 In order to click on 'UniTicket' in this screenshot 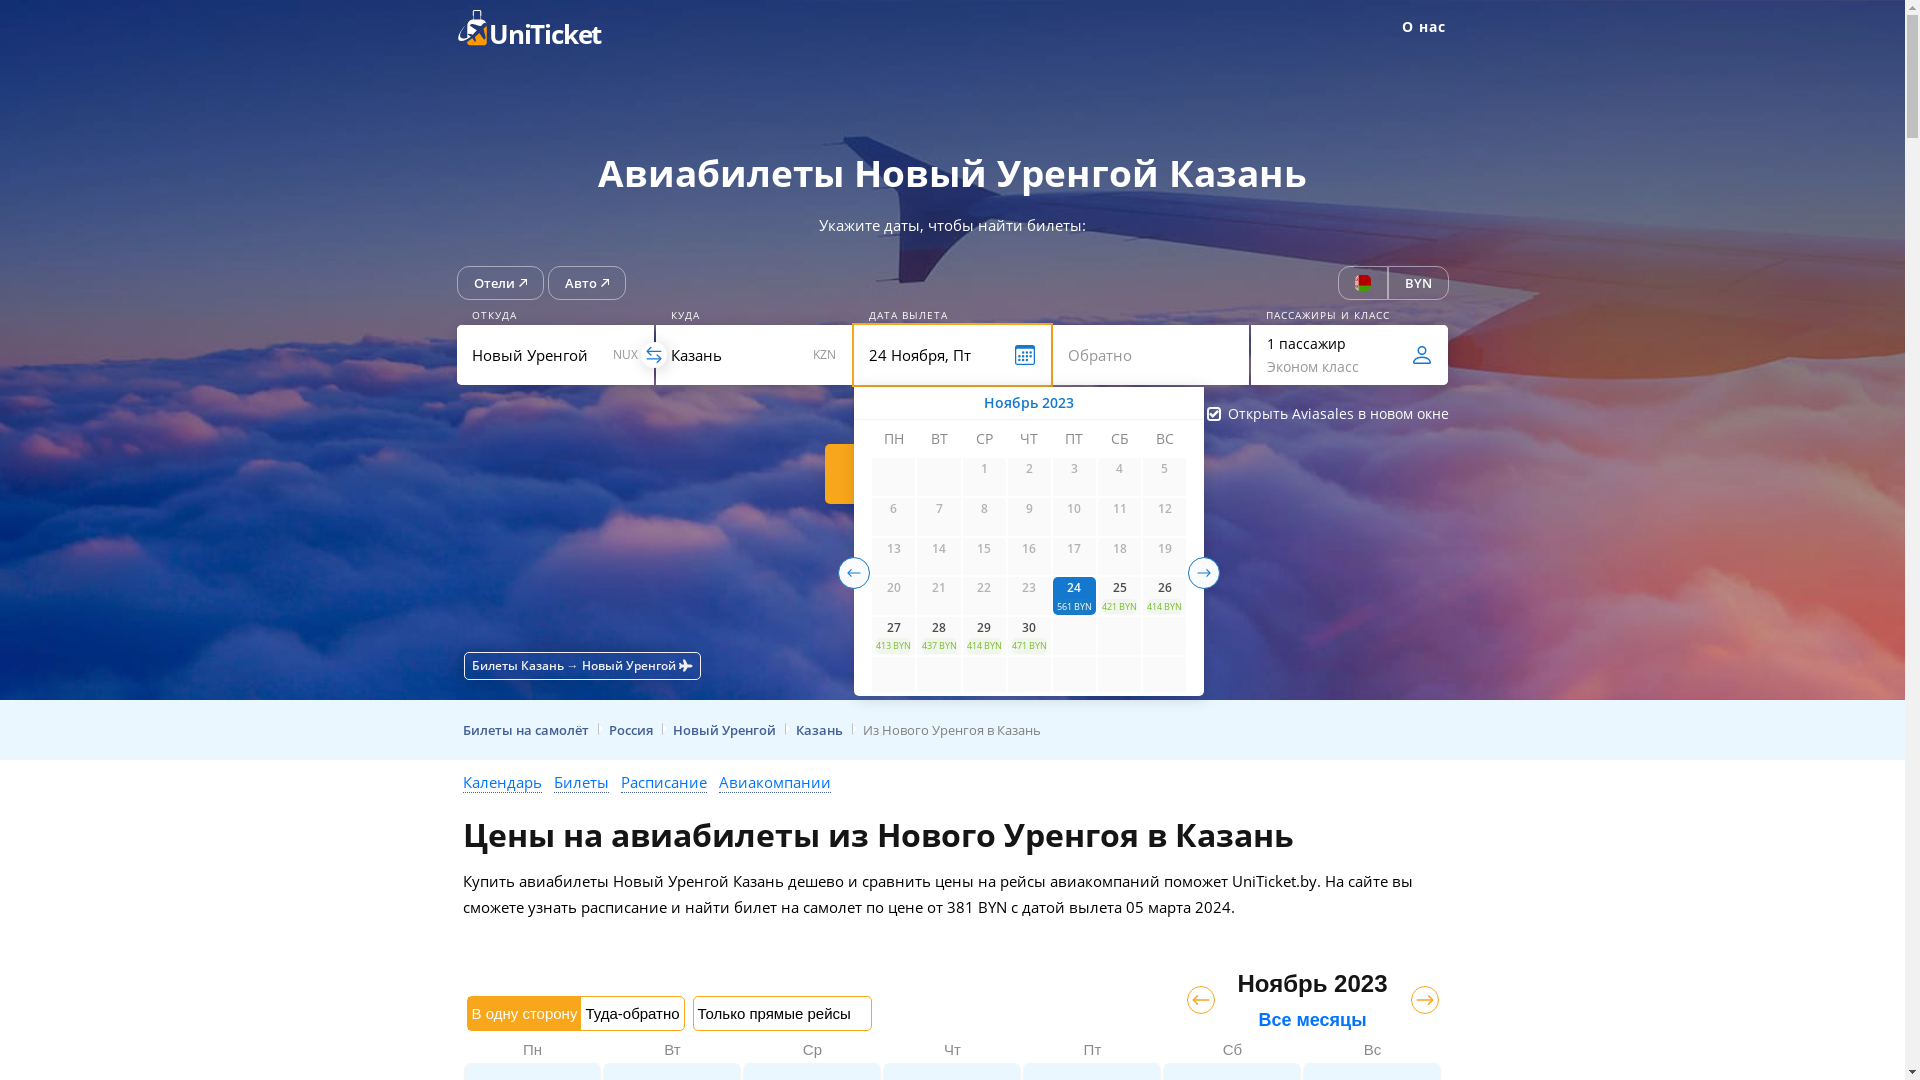, I will do `click(542, 27)`.